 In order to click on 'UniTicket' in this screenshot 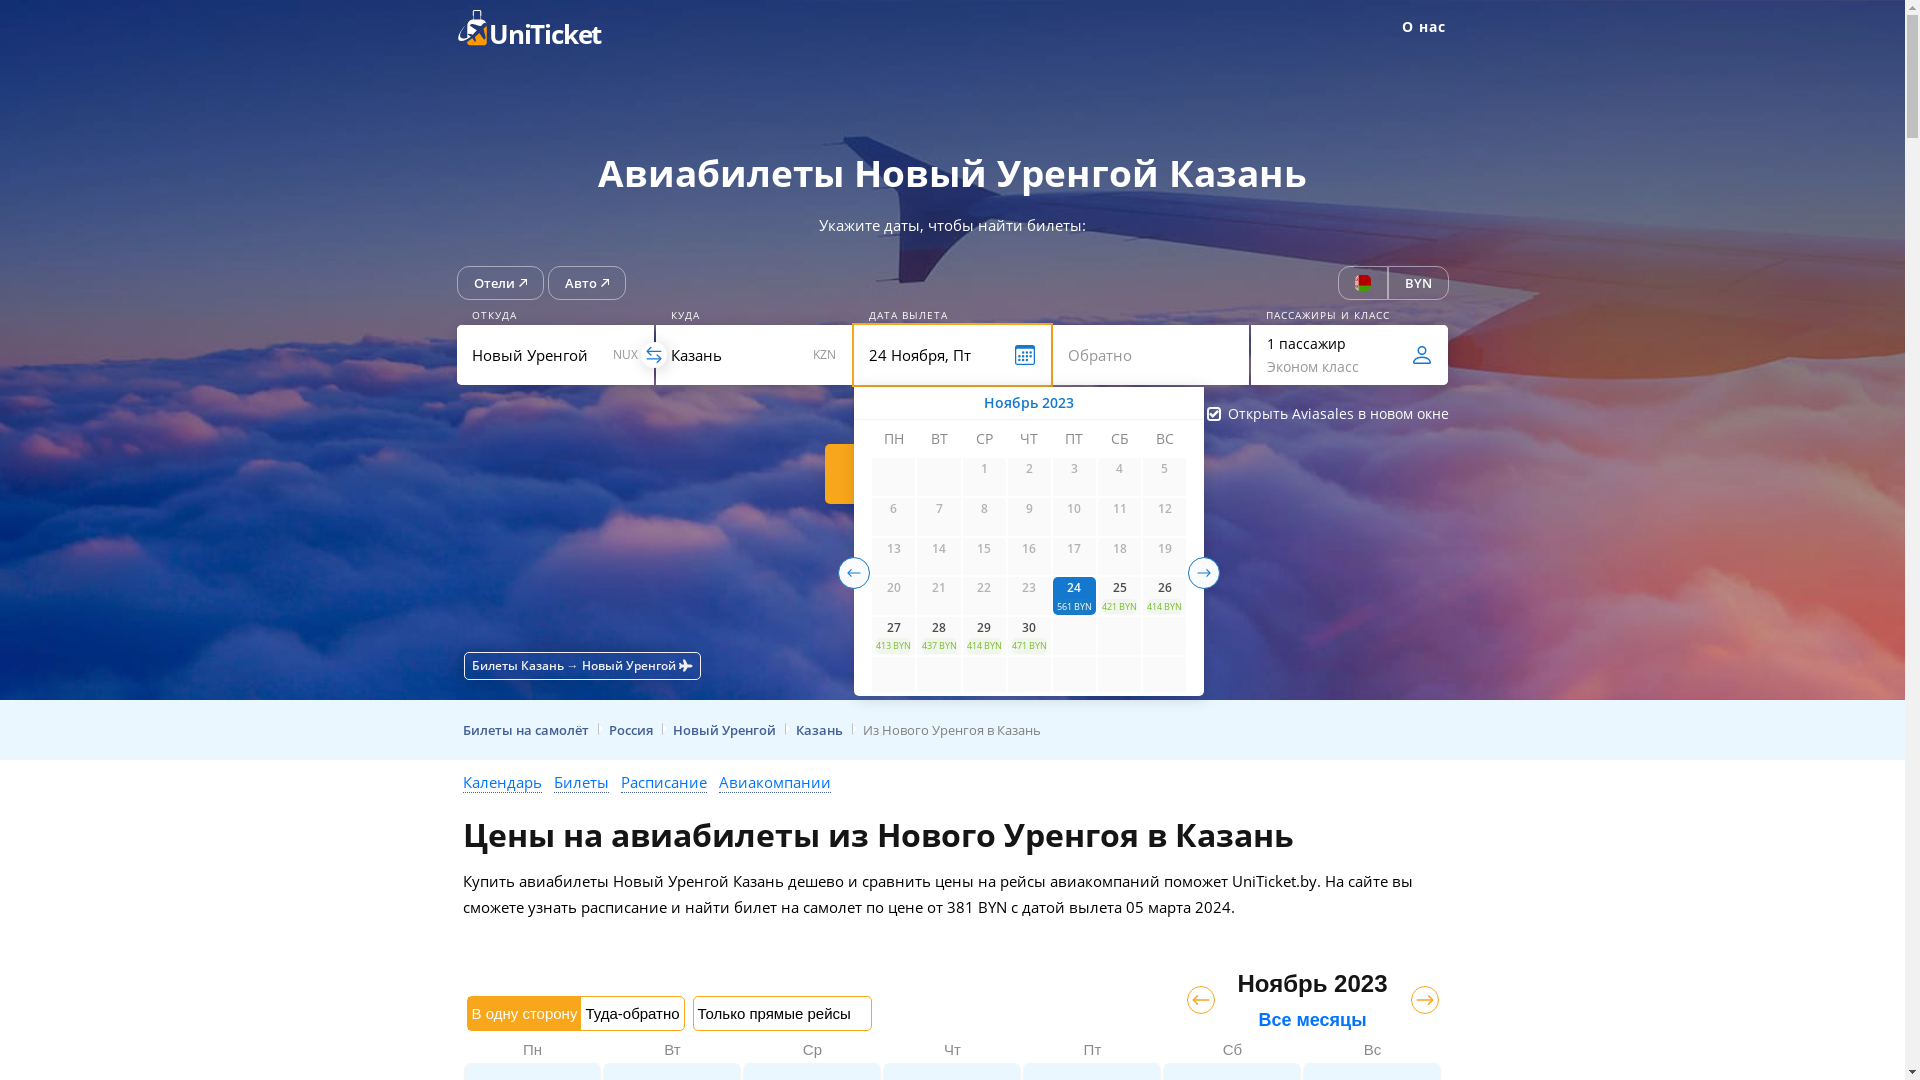, I will do `click(542, 27)`.